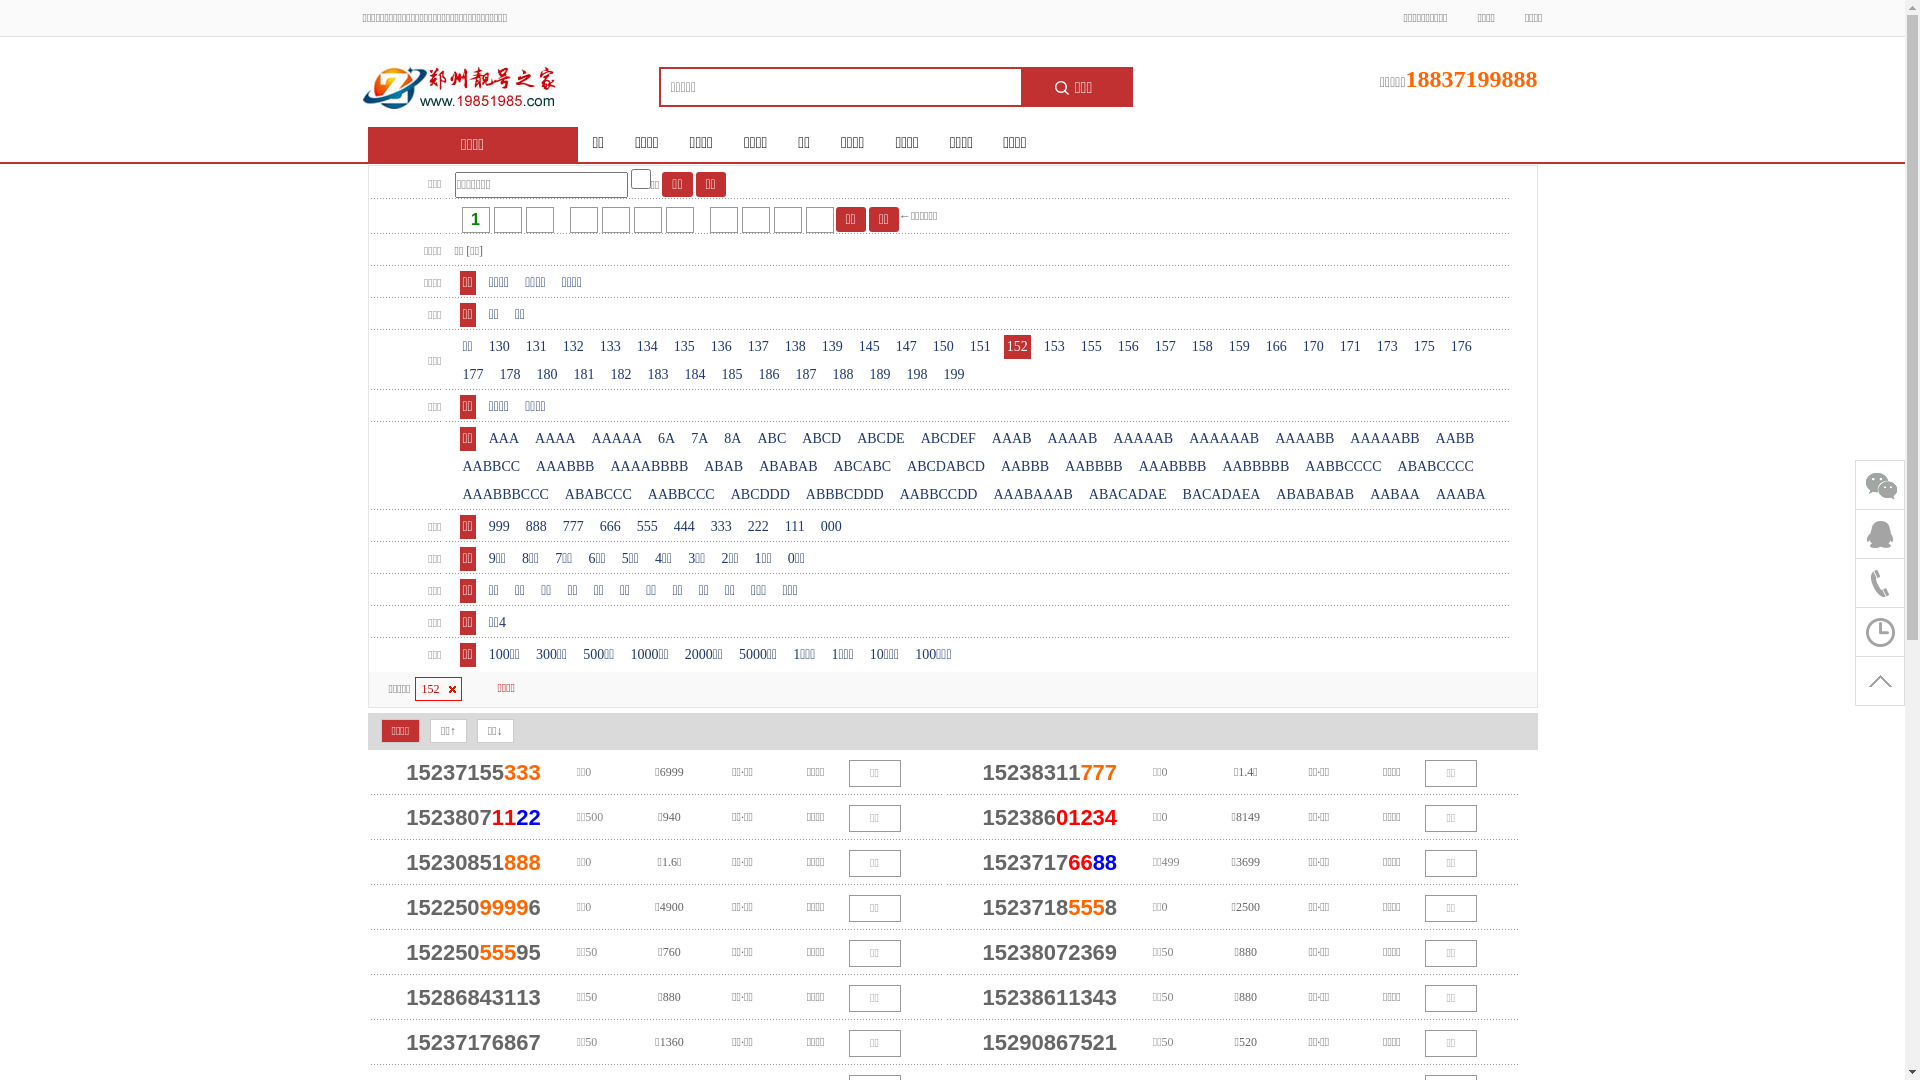 The height and width of the screenshot is (1080, 1920). What do you see at coordinates (902, 374) in the screenshot?
I see `'198'` at bounding box center [902, 374].